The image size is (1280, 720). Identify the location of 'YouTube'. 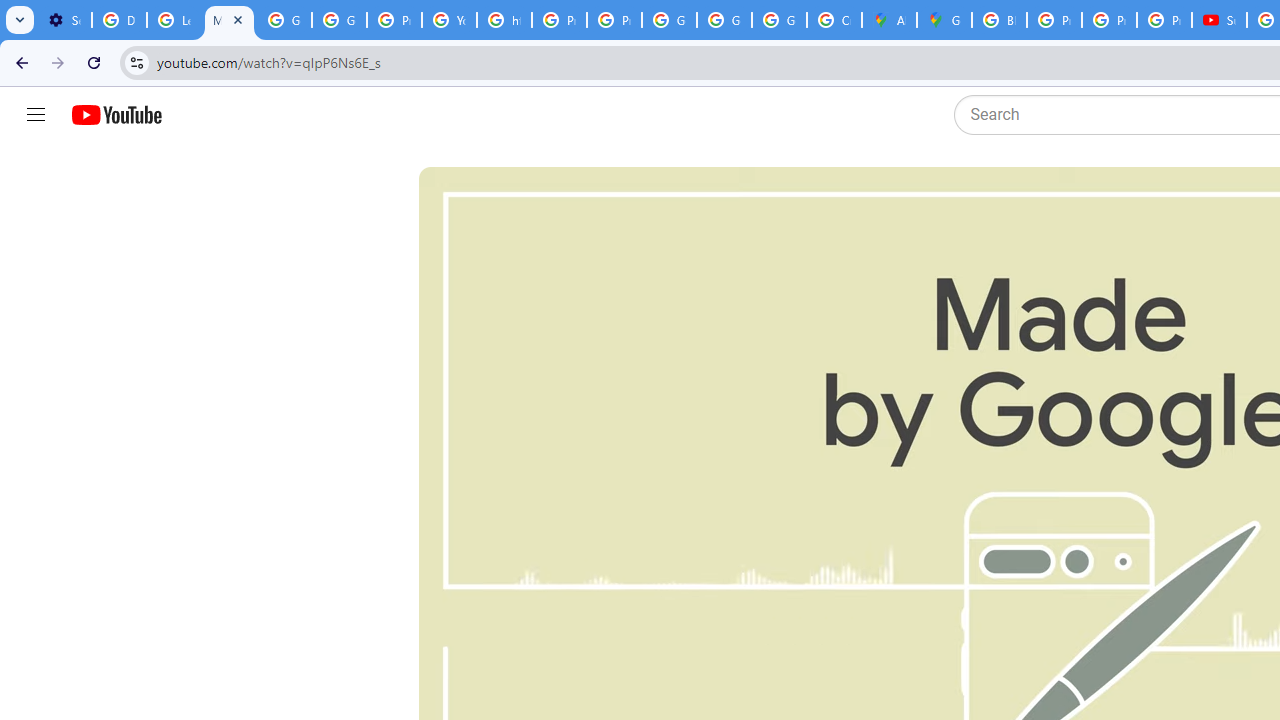
(448, 20).